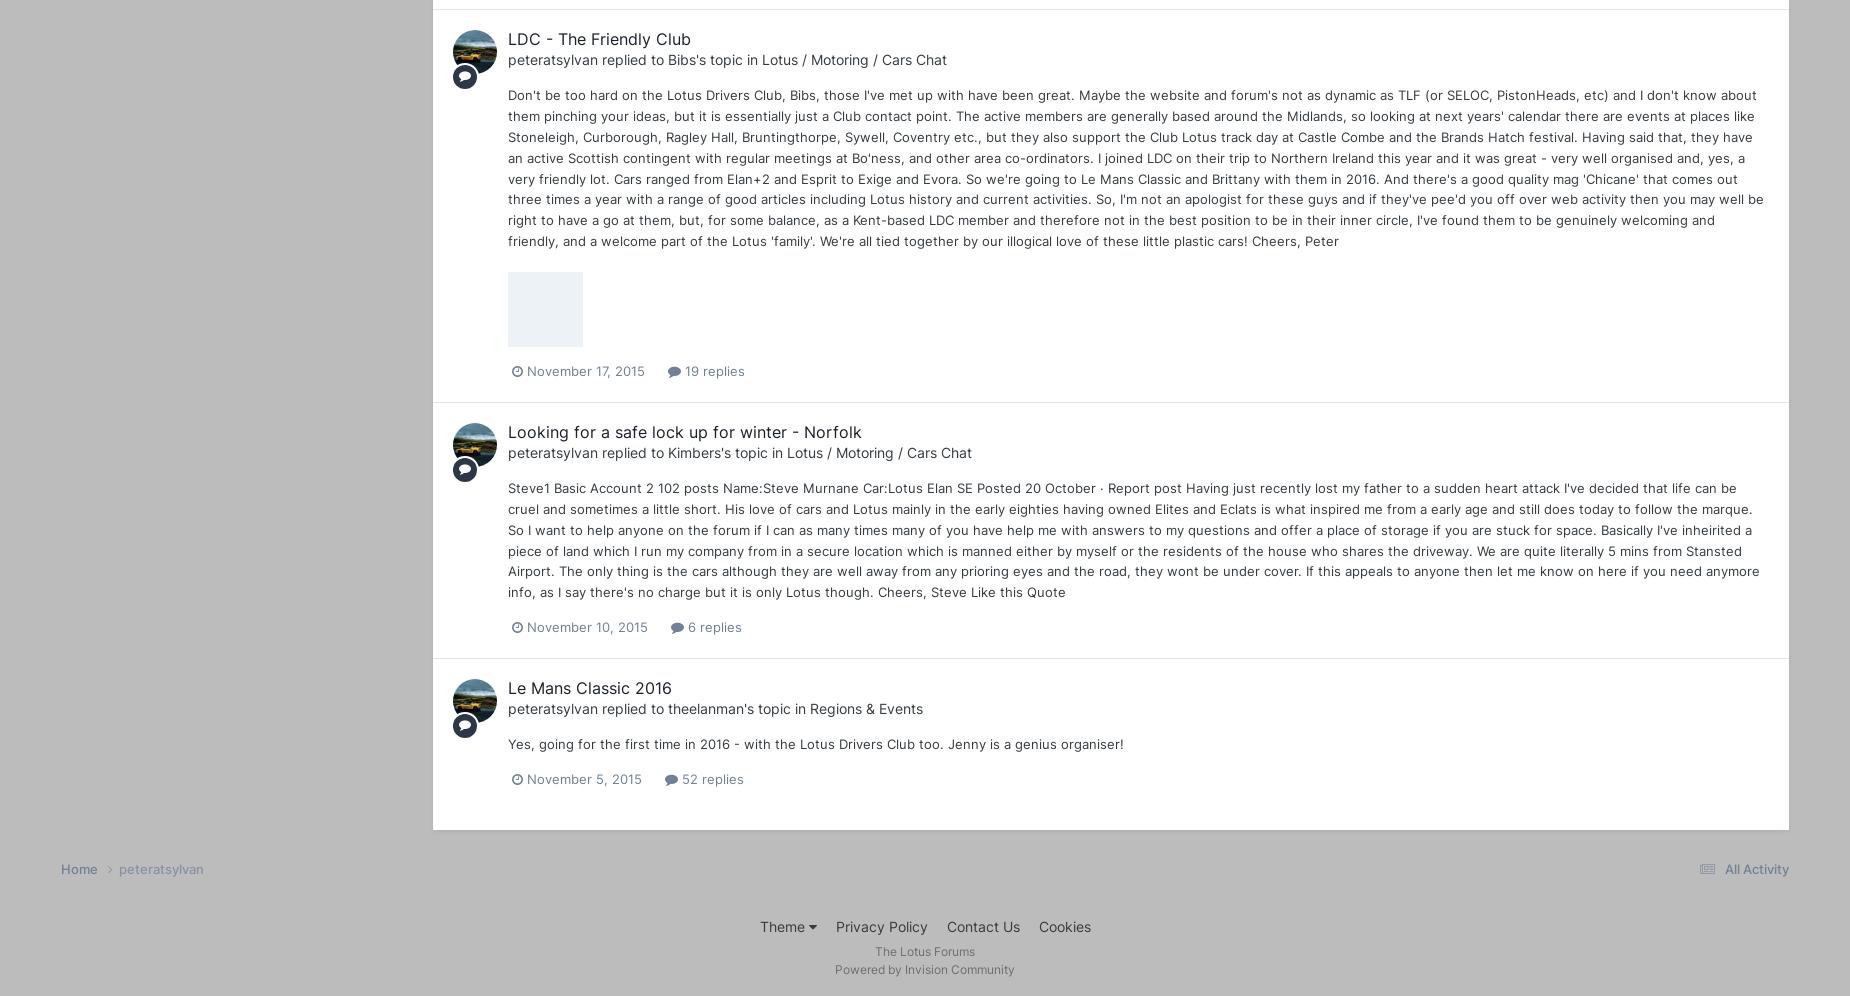 This screenshot has width=1850, height=996. What do you see at coordinates (1037, 926) in the screenshot?
I see `'Cookies'` at bounding box center [1037, 926].